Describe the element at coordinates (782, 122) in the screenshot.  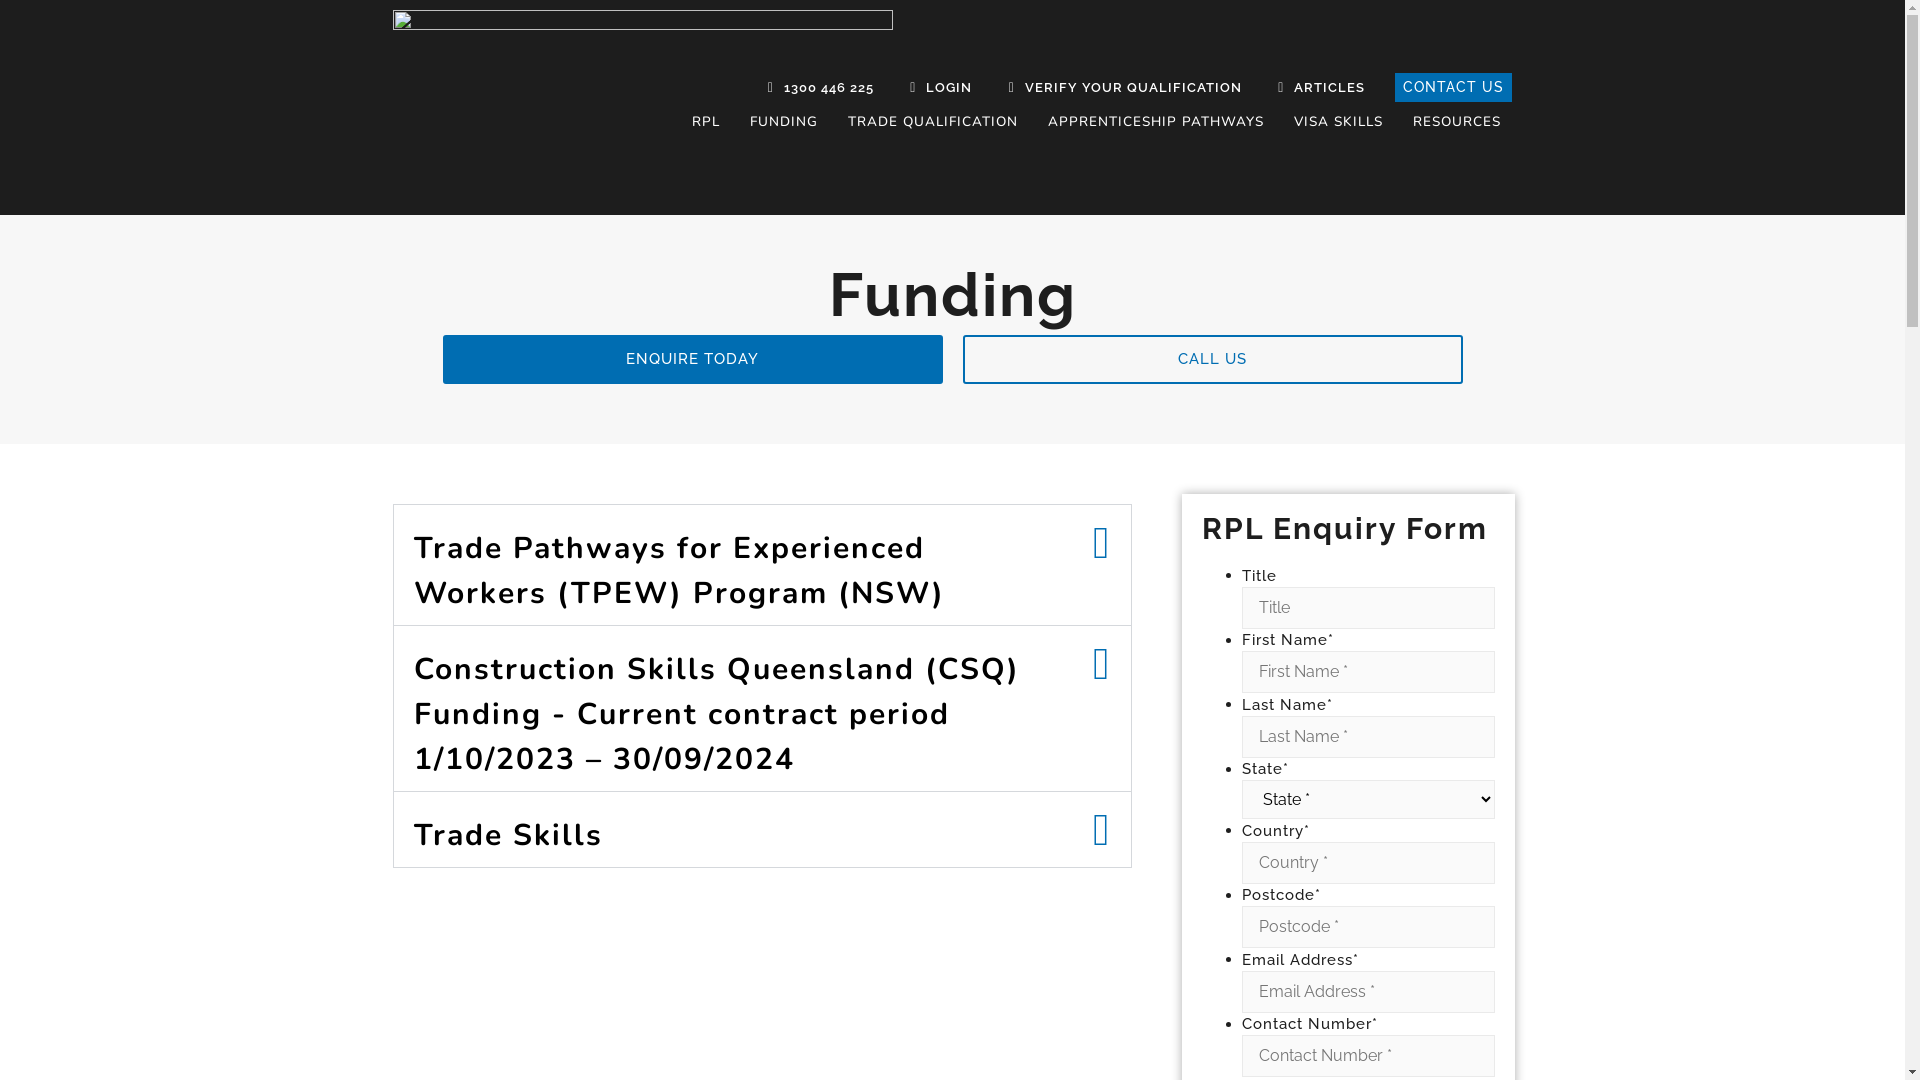
I see `'FUNDING'` at that location.